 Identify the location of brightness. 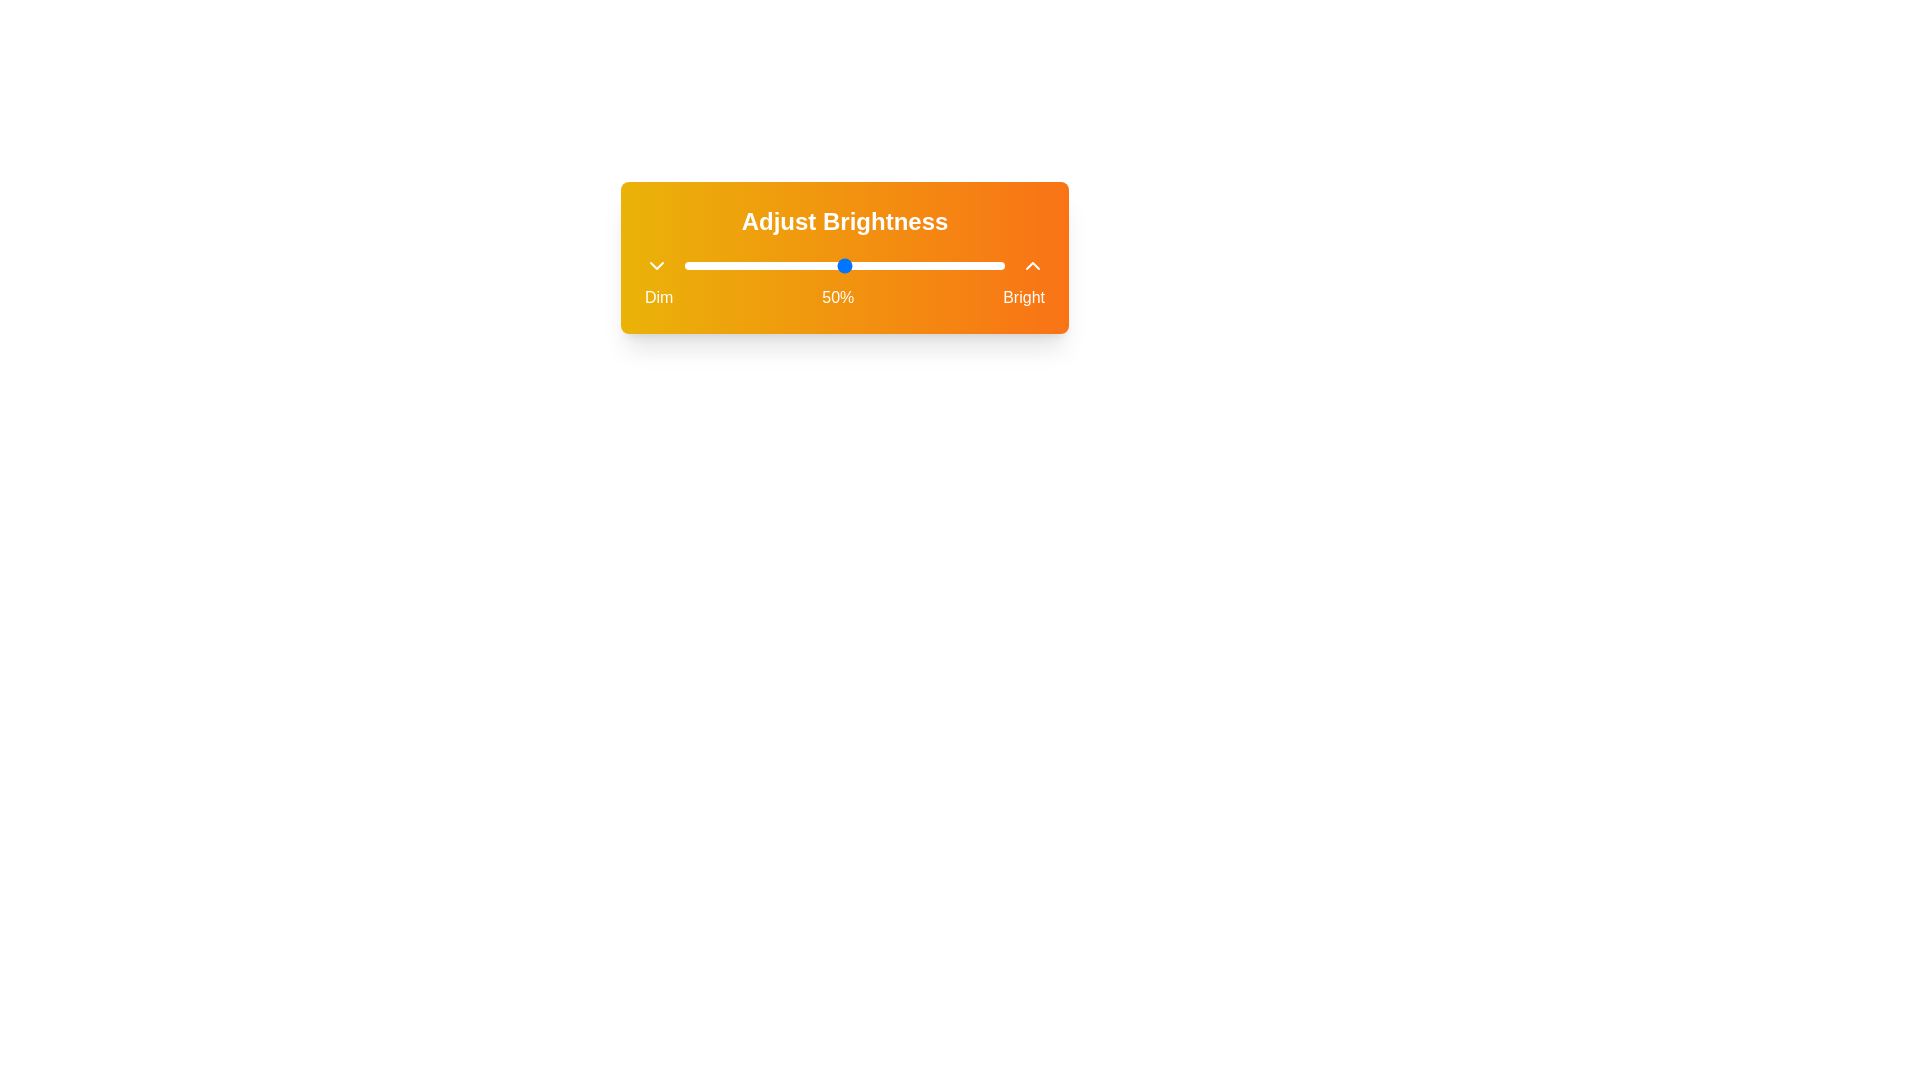
(741, 265).